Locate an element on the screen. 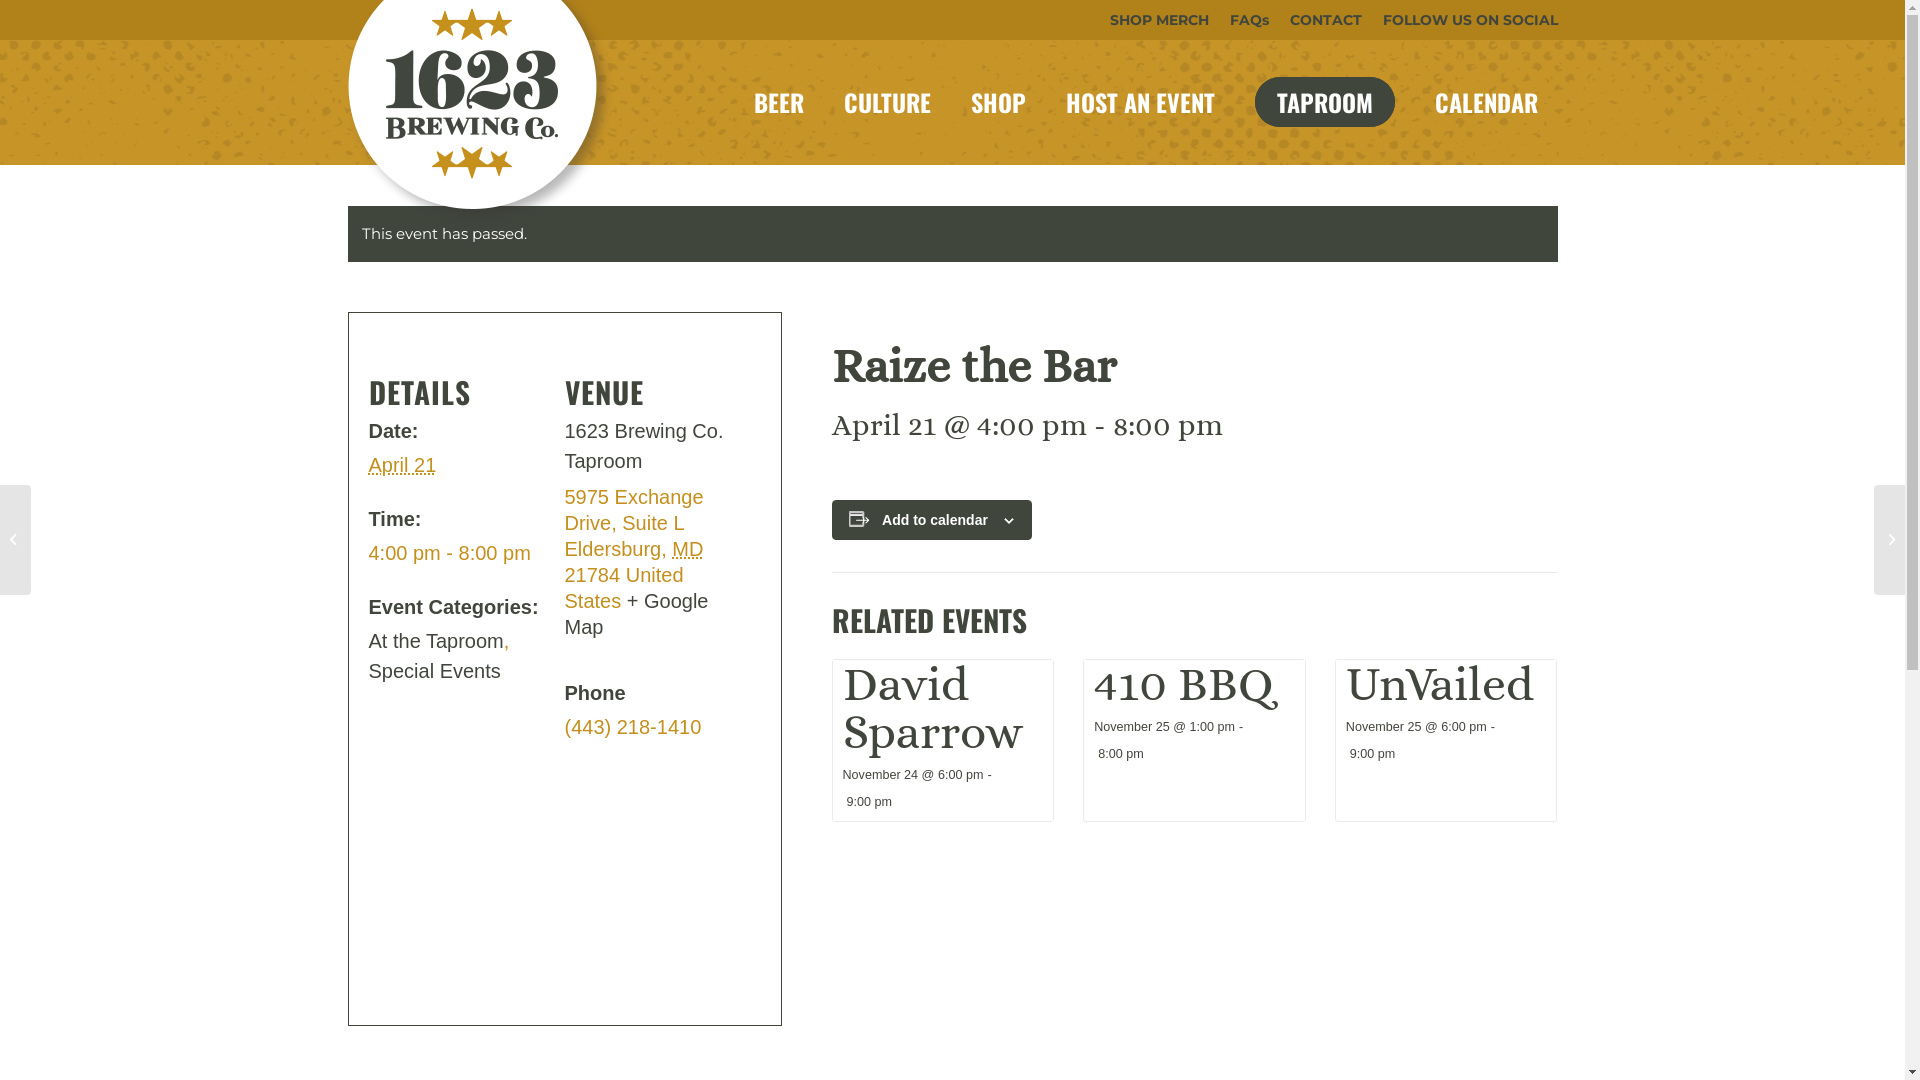 This screenshot has height=1080, width=1920. 'Add to calendar' is located at coordinates (881, 519).